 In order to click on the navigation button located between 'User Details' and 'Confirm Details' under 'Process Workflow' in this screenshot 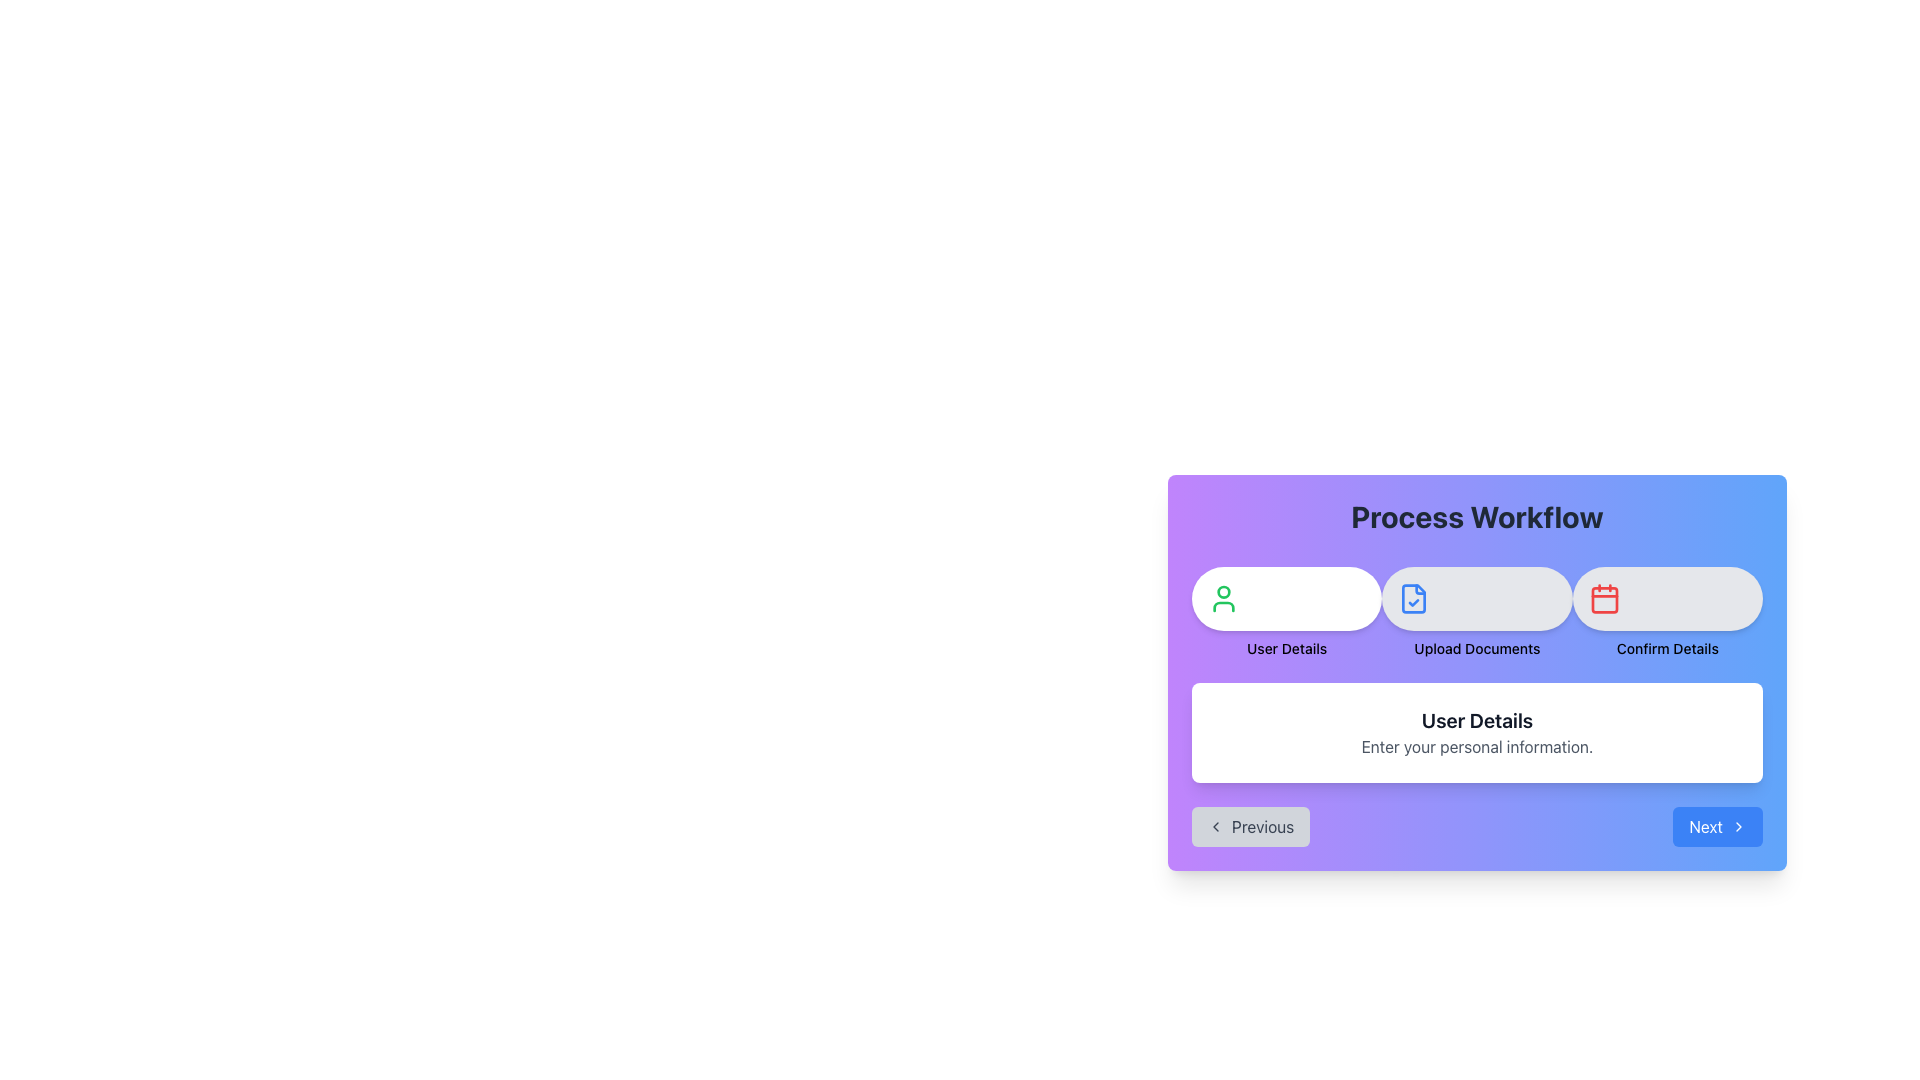, I will do `click(1477, 612)`.